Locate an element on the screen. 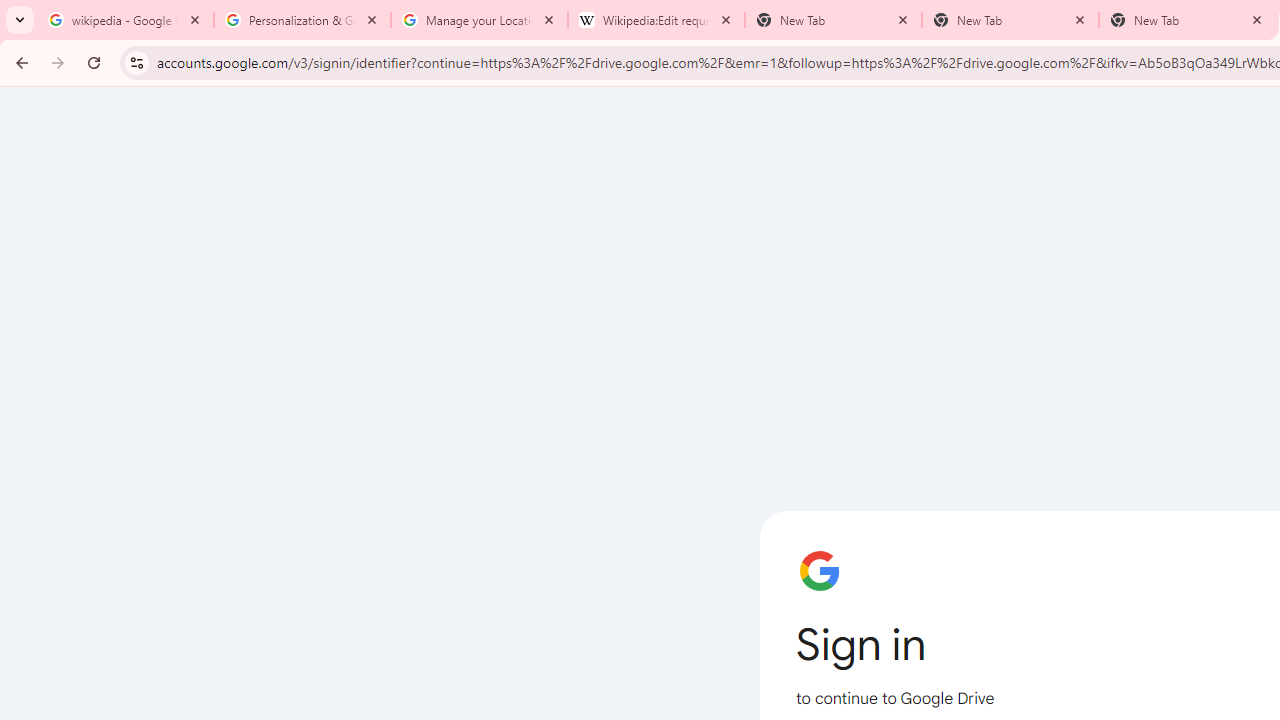  'Manage your Location History - Google Search Help' is located at coordinates (478, 20).